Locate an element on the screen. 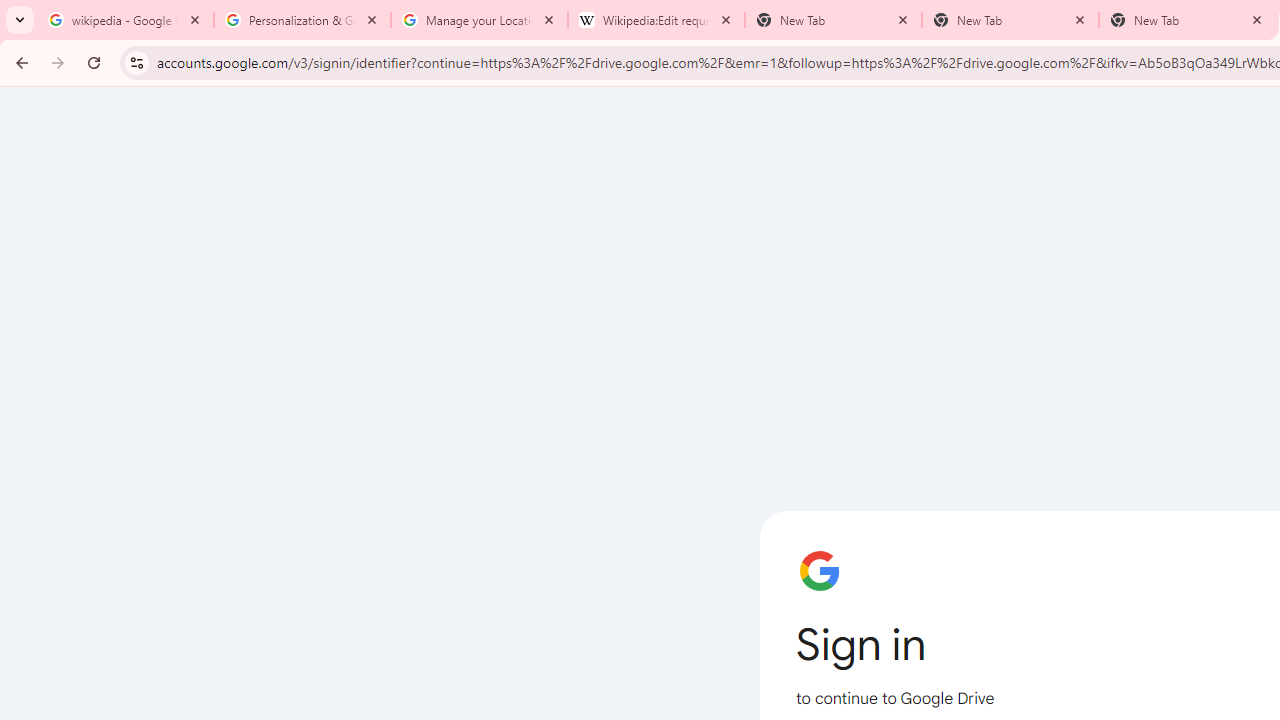  'Manage your Location History - Google Search Help' is located at coordinates (478, 20).